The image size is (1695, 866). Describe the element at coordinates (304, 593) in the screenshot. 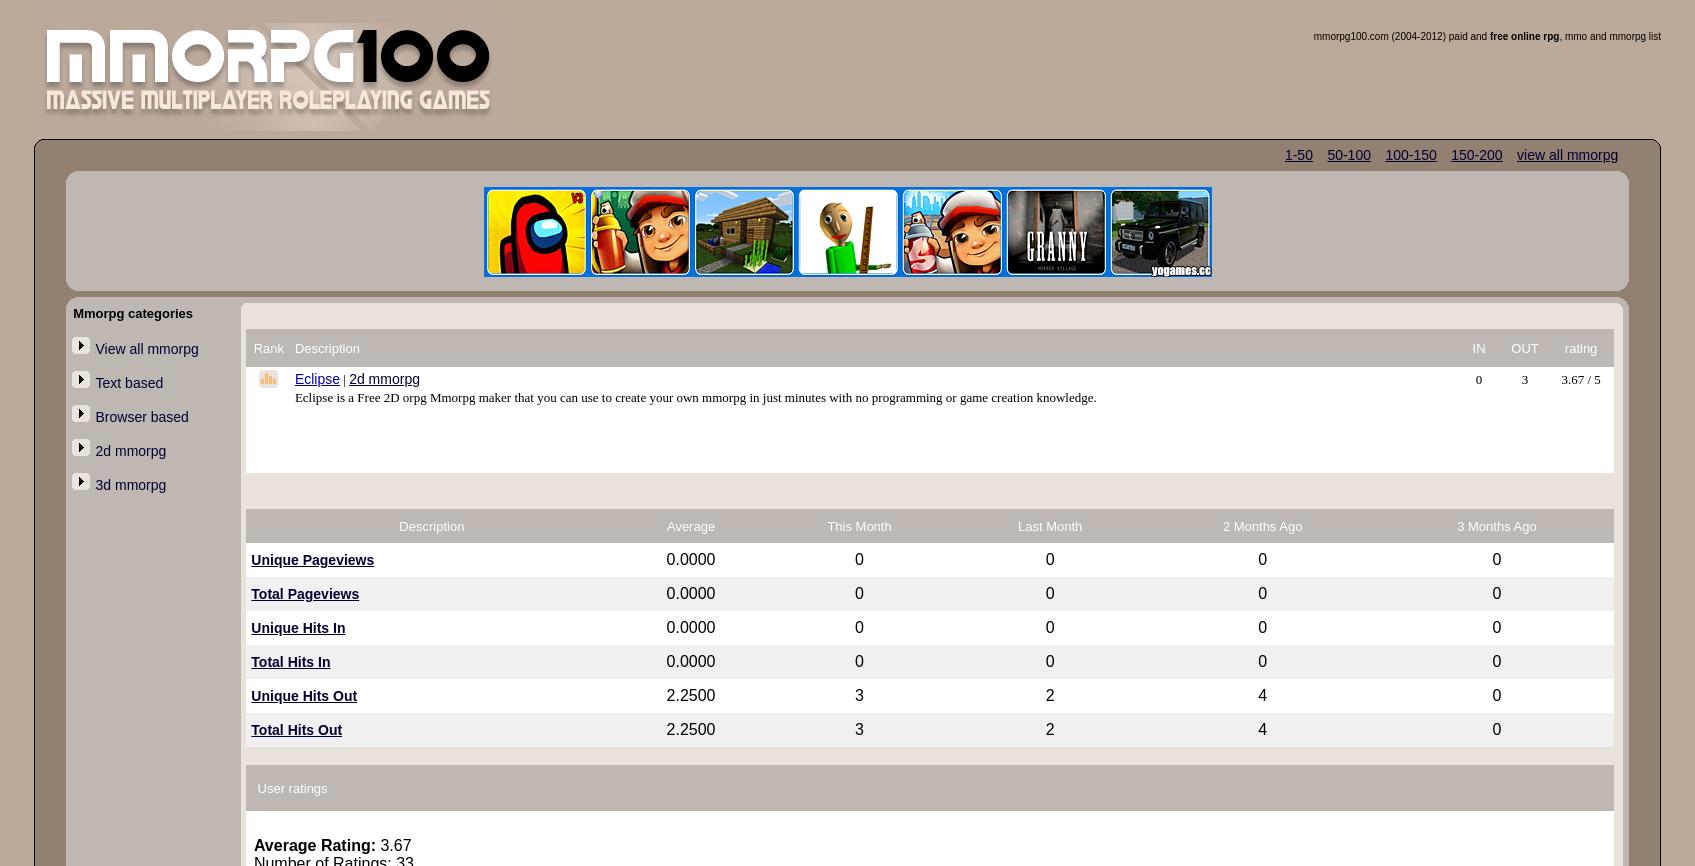

I see `'Total Pageviews'` at that location.